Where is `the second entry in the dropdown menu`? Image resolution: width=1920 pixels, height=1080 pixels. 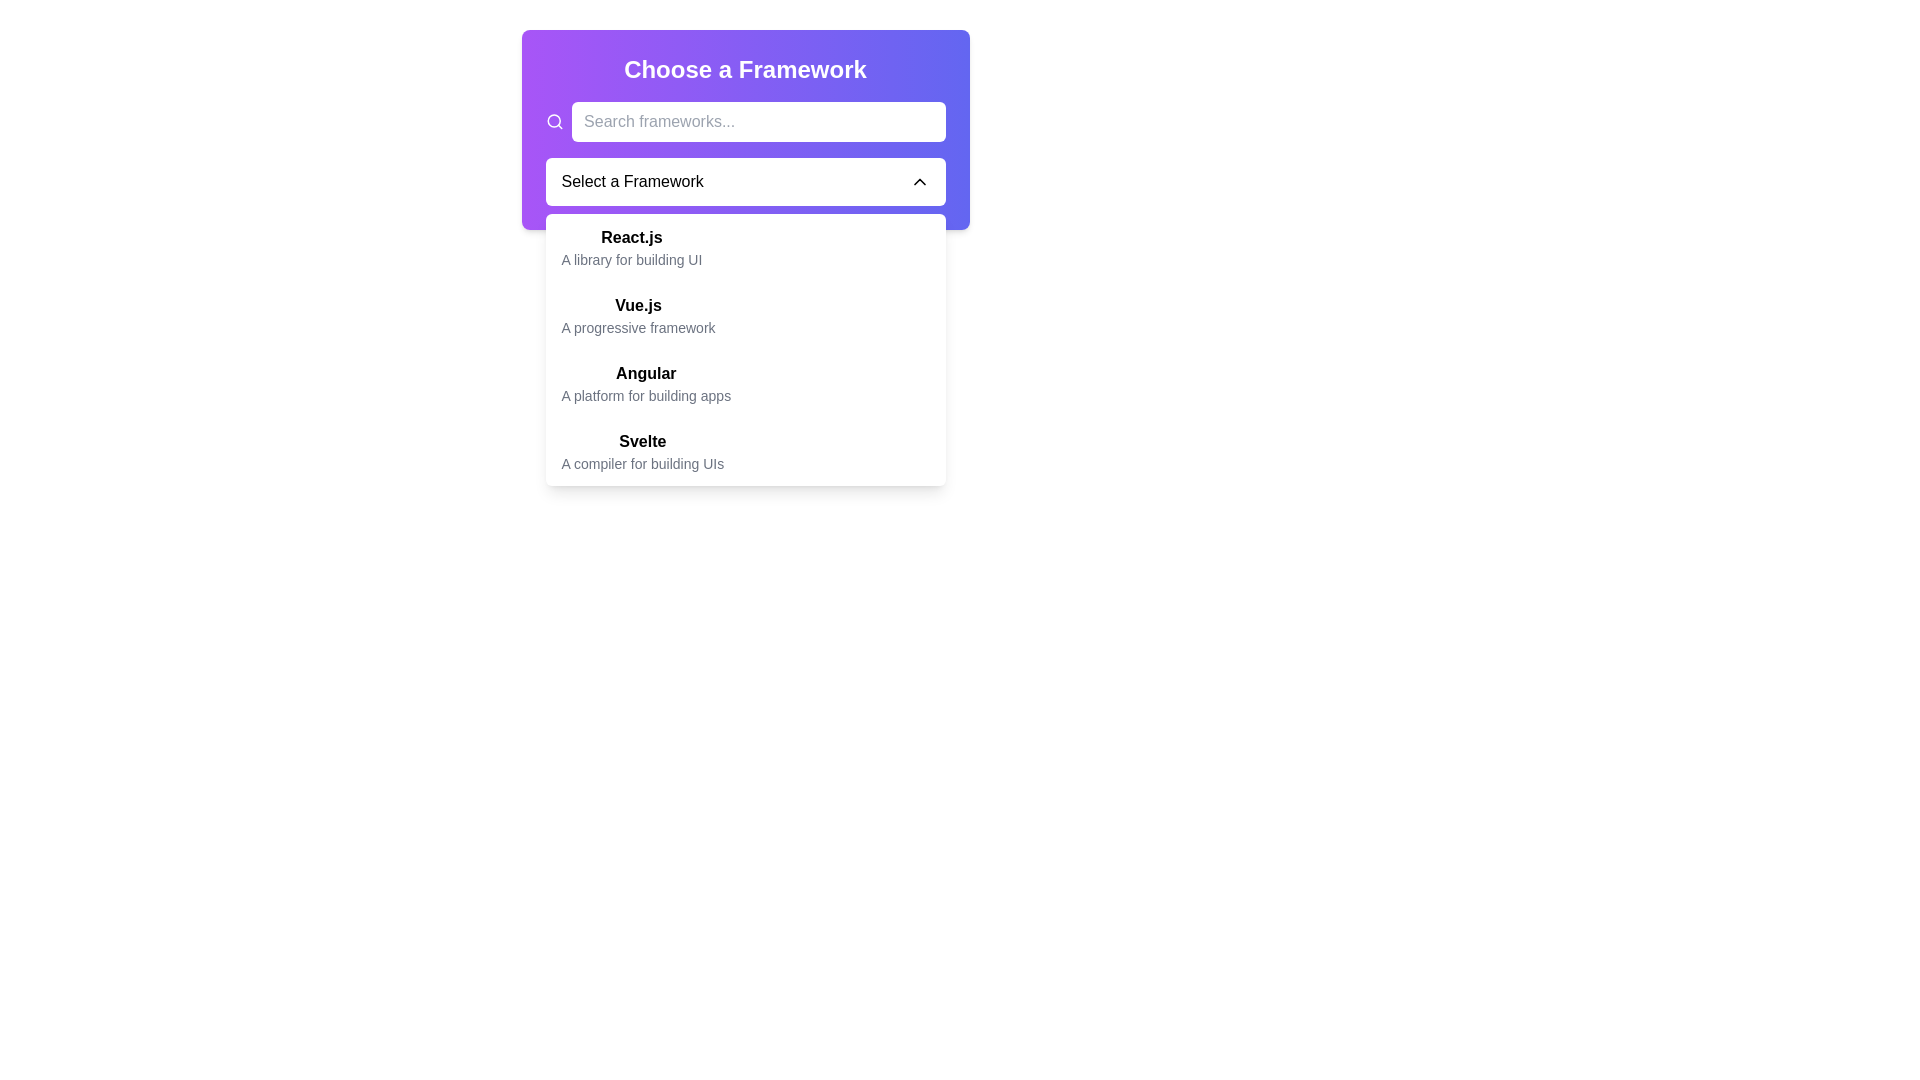 the second entry in the dropdown menu is located at coordinates (744, 315).